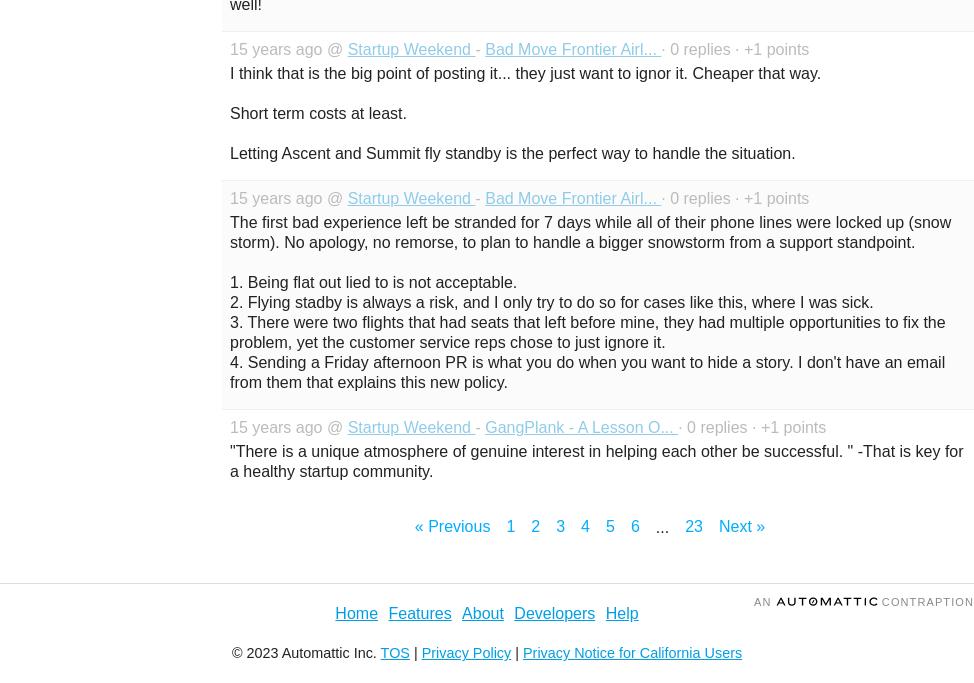 This screenshot has height=683, width=974. What do you see at coordinates (523, 653) in the screenshot?
I see `'Privacy Notice for California Users'` at bounding box center [523, 653].